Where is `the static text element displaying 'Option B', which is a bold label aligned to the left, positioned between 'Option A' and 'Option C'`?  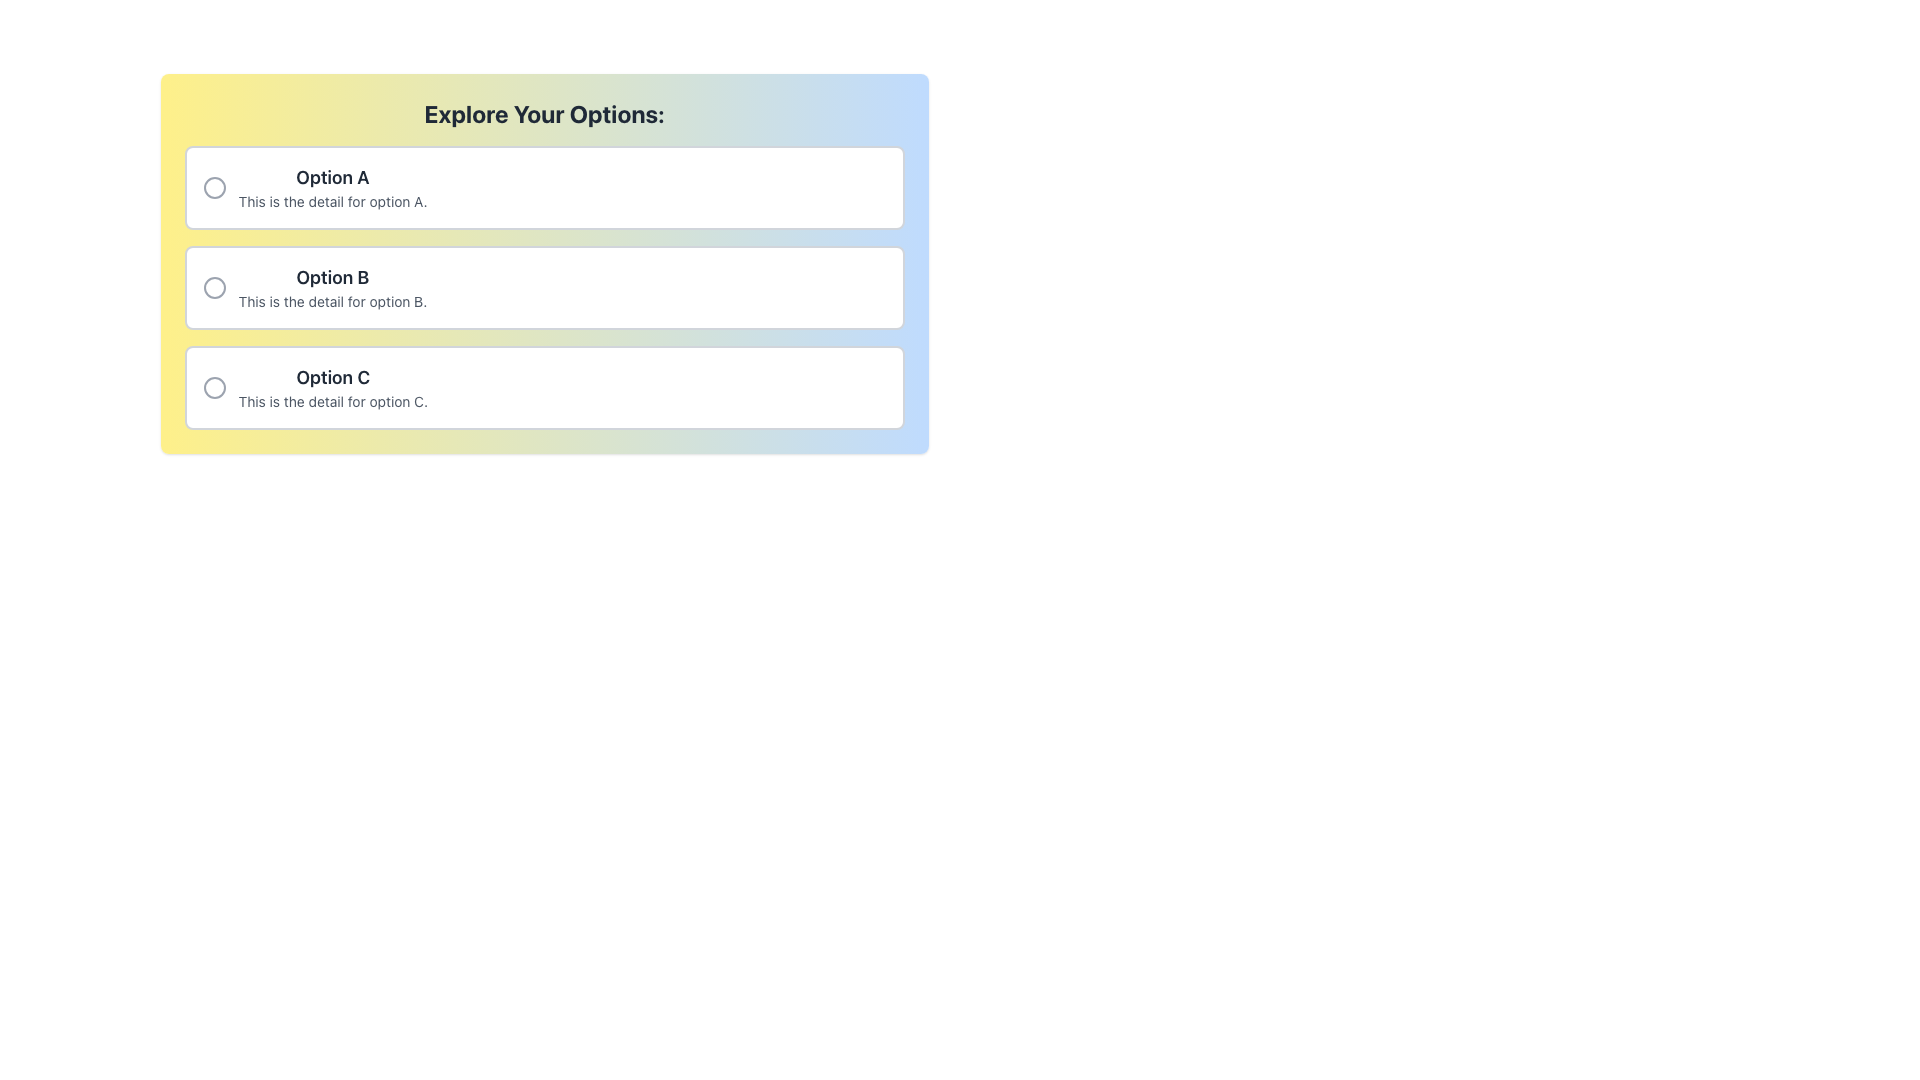
the static text element displaying 'Option B', which is a bold label aligned to the left, positioned between 'Option A' and 'Option C' is located at coordinates (332, 277).